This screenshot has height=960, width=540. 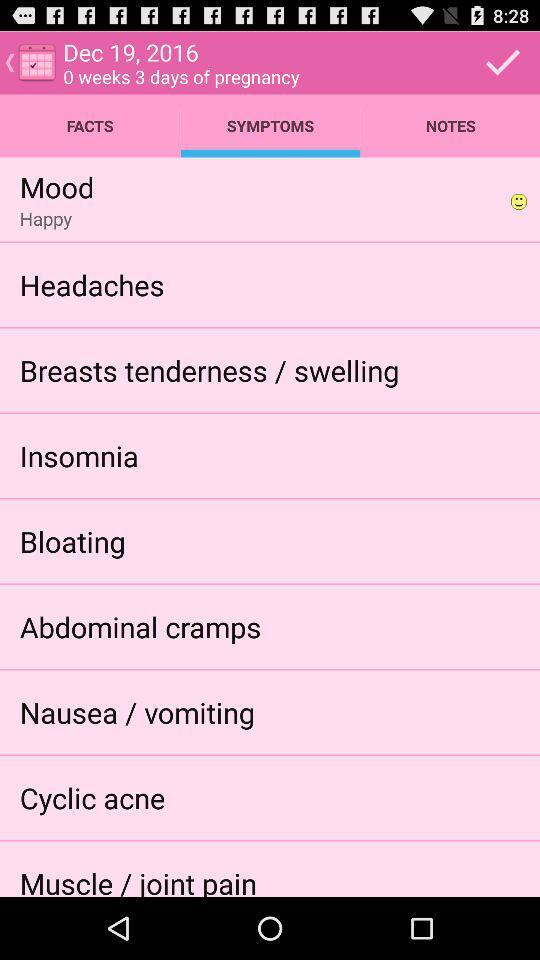 I want to click on the app below the headaches app, so click(x=208, y=369).